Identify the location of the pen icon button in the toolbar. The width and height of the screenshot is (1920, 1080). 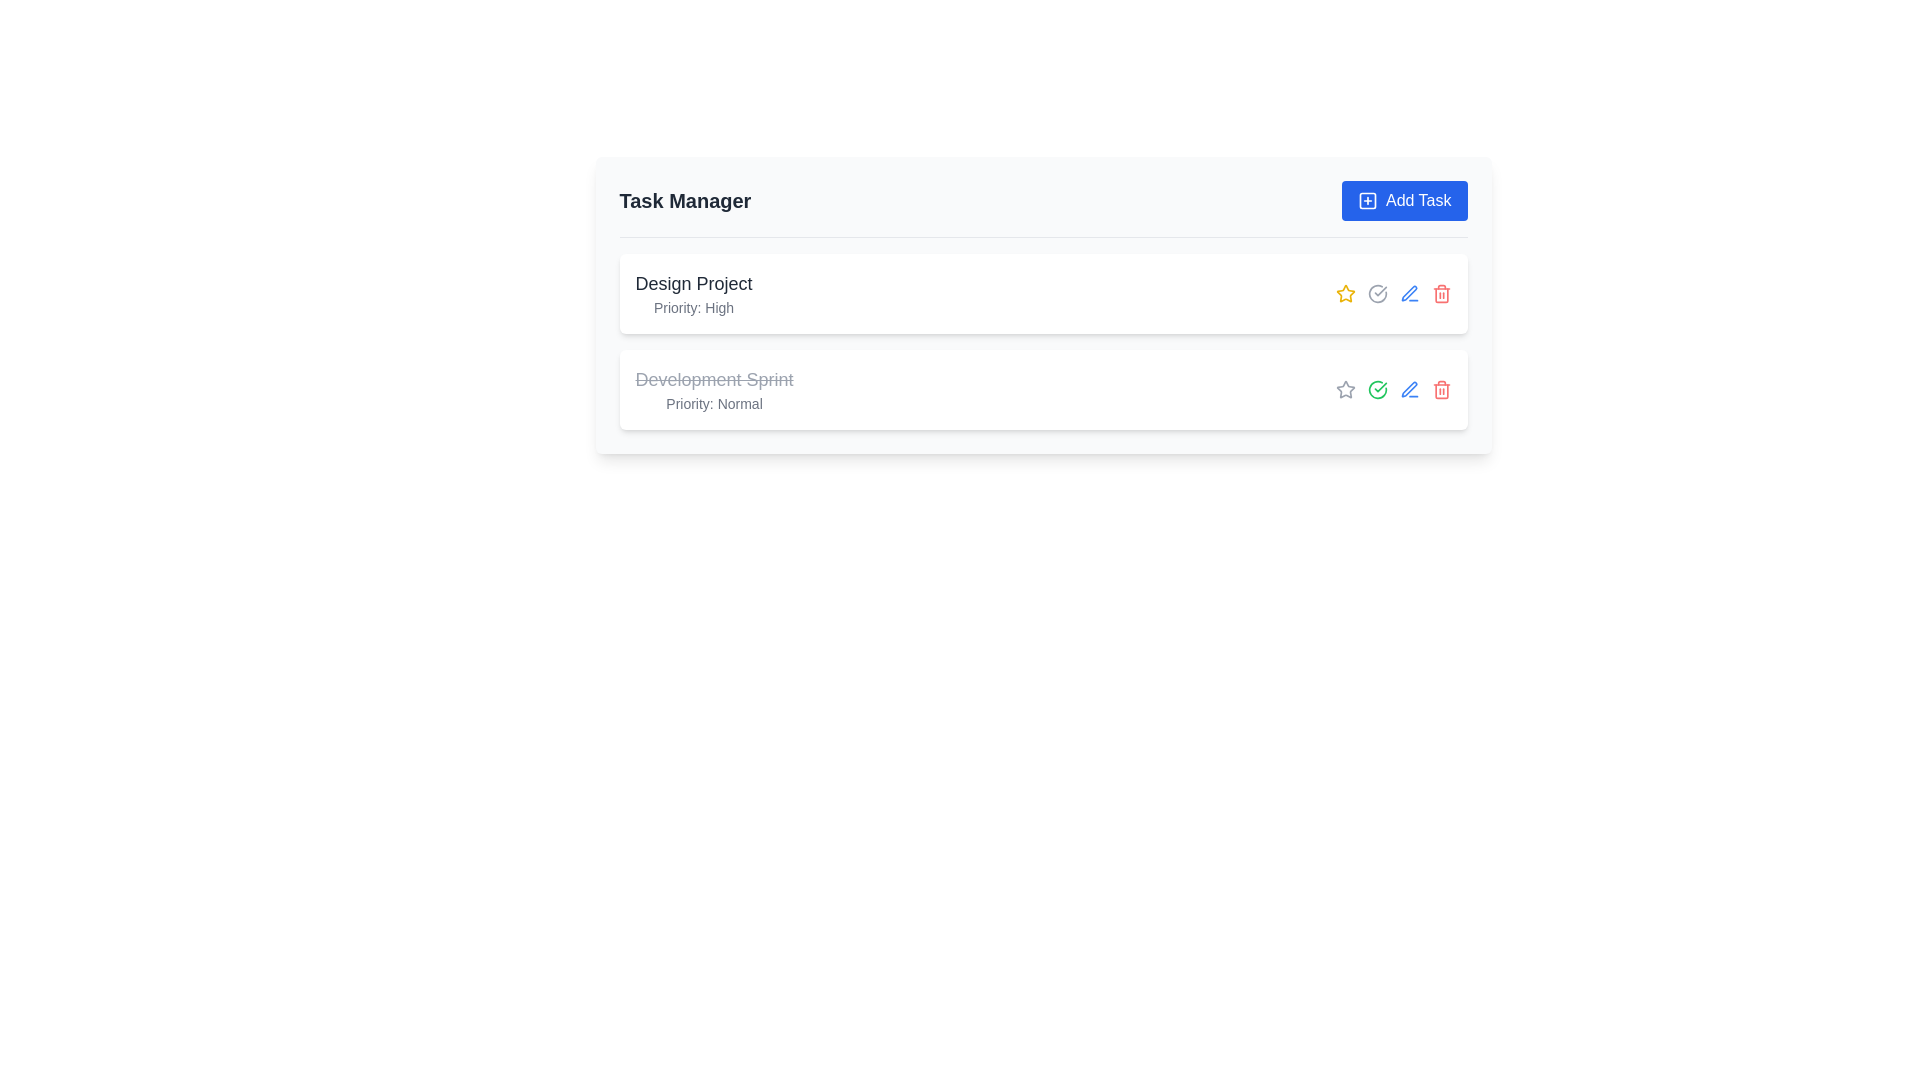
(1408, 293).